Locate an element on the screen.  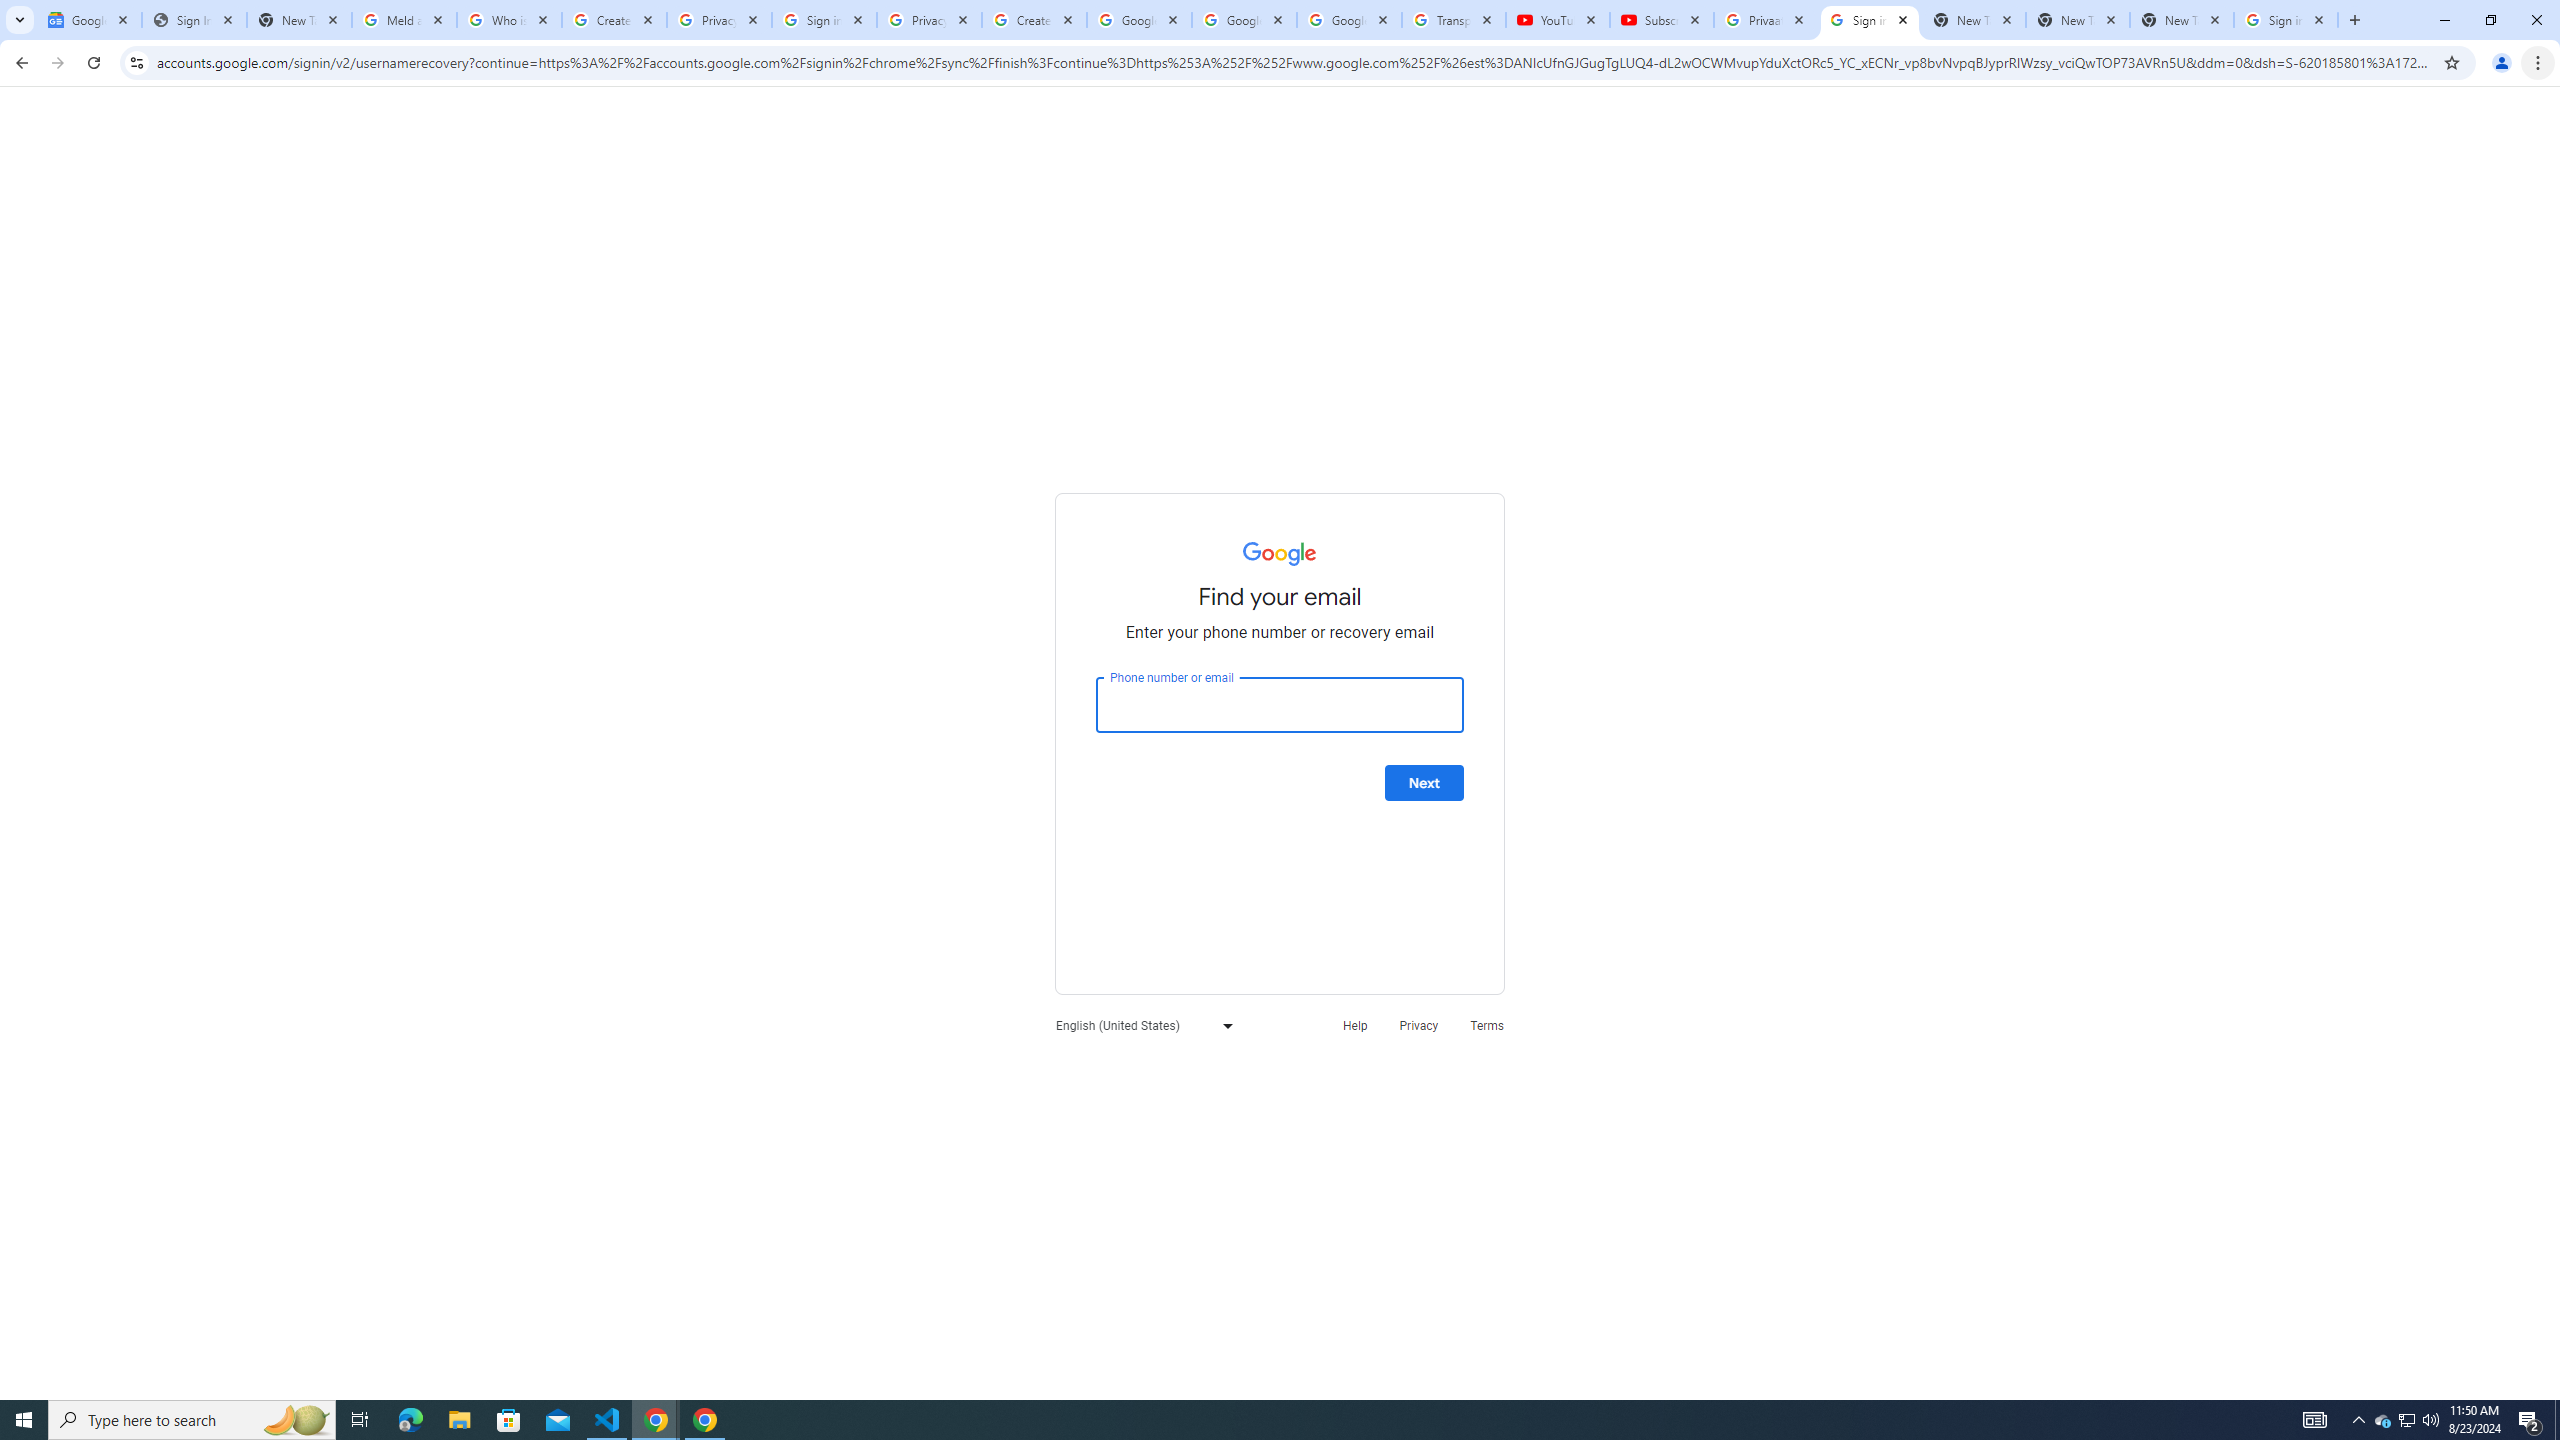
'Subscriptions - YouTube' is located at coordinates (1660, 19).